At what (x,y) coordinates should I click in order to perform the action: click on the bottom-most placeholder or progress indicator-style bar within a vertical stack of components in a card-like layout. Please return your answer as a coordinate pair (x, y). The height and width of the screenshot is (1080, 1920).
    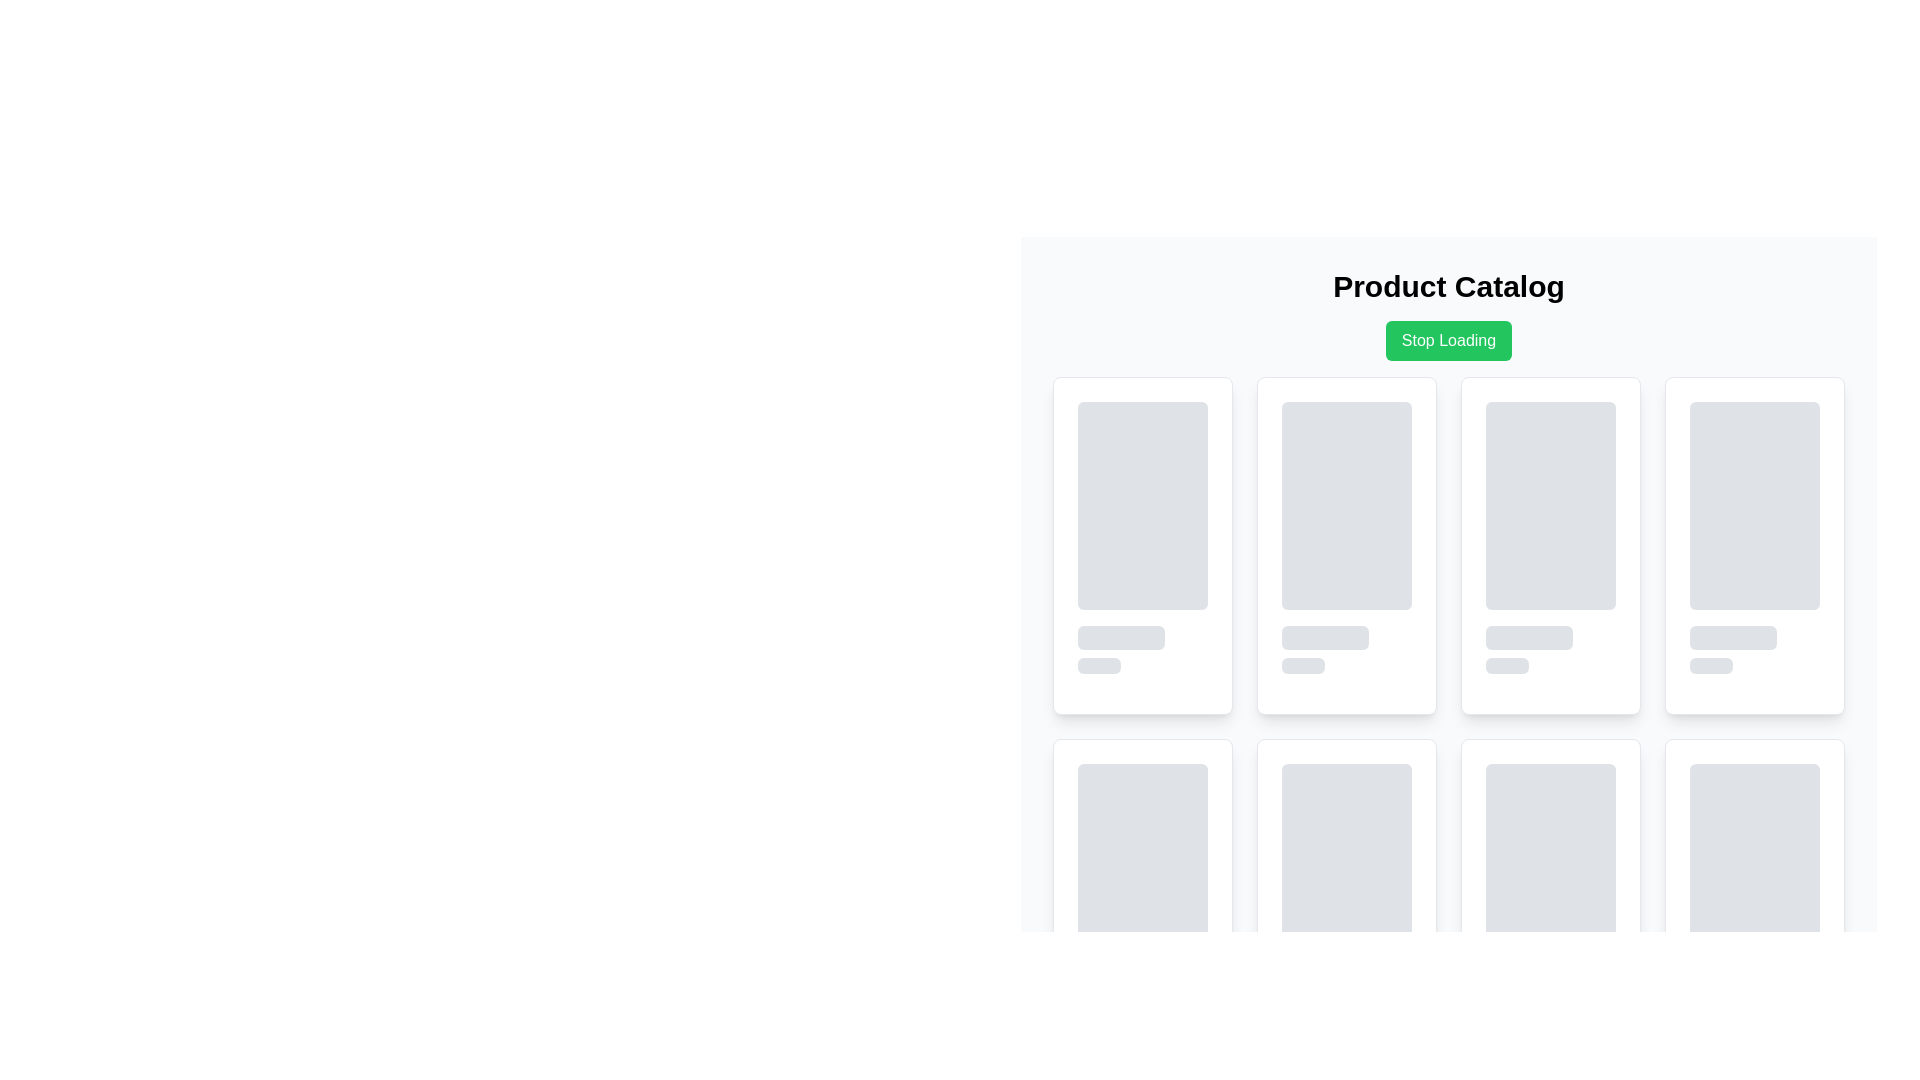
    Looking at the image, I should click on (1098, 666).